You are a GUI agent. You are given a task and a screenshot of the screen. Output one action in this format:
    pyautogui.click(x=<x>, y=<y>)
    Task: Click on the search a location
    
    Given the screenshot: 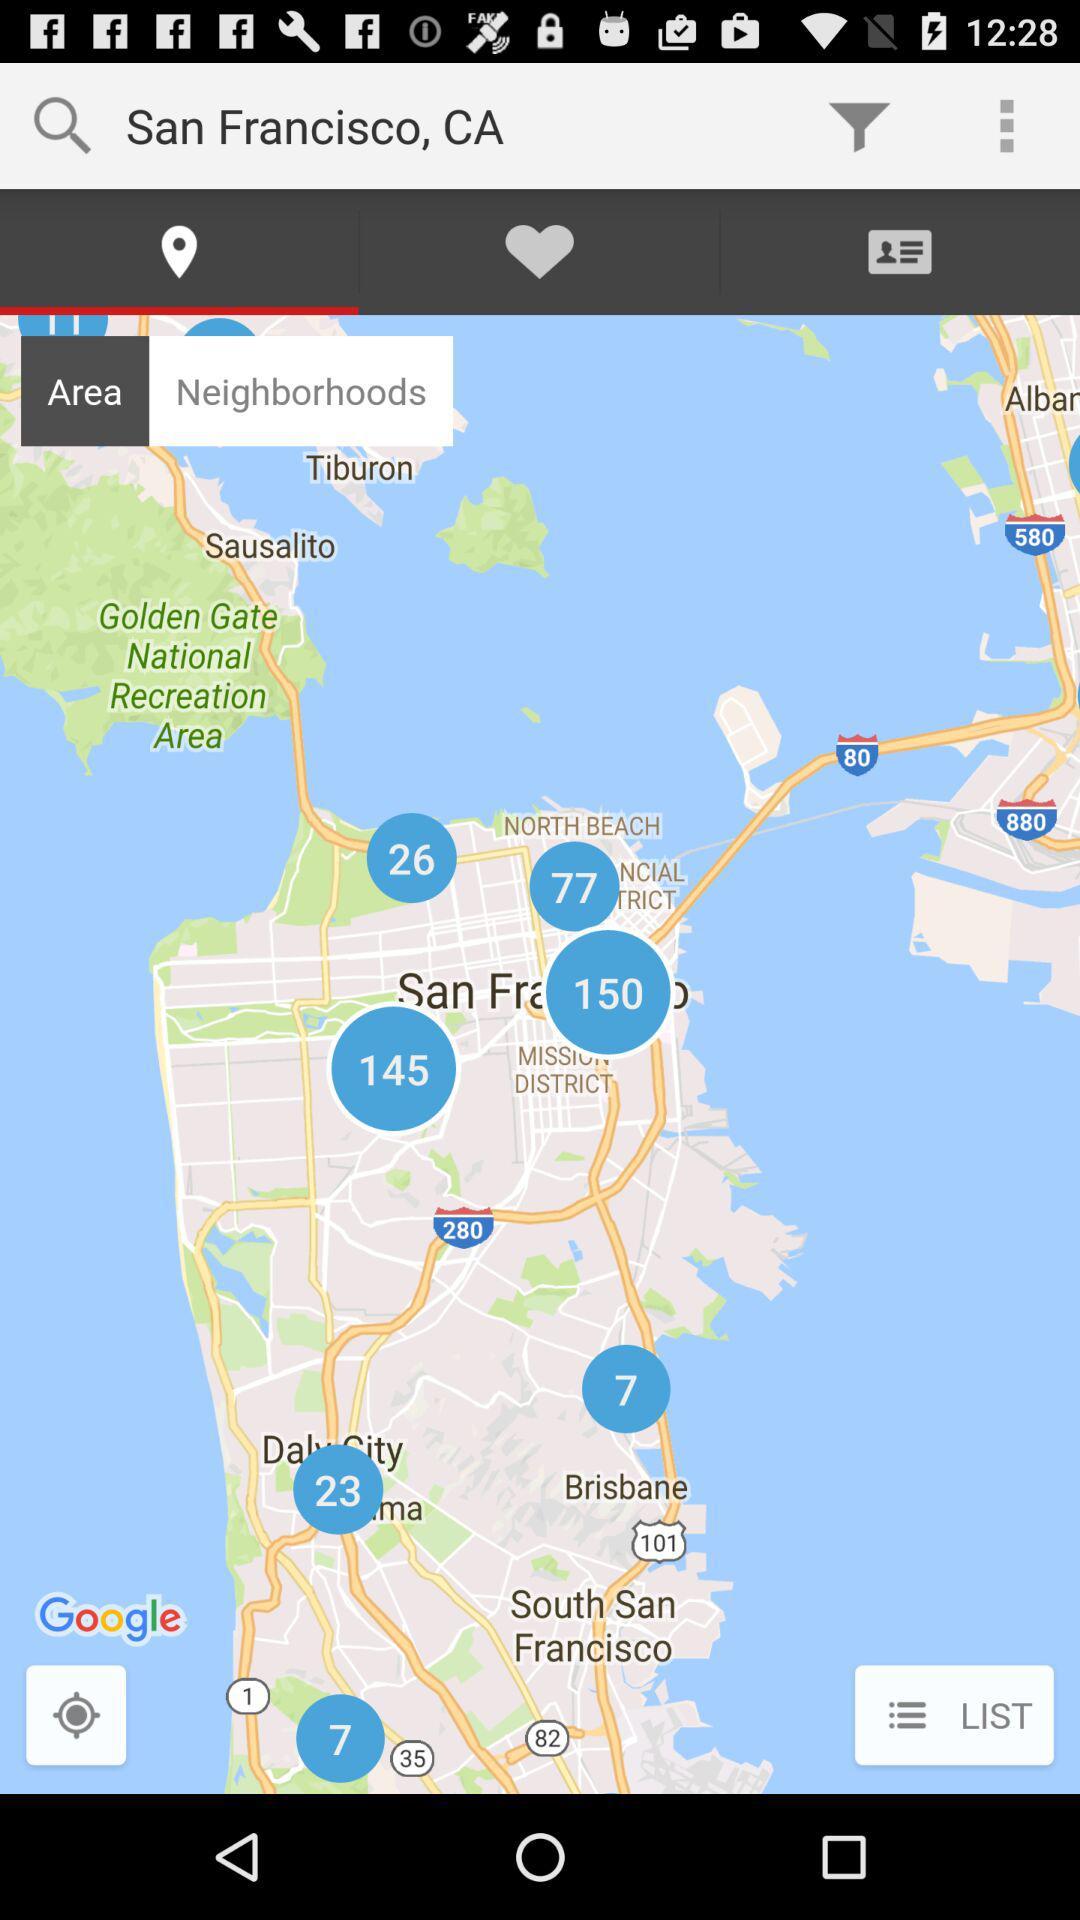 What is the action you would take?
    pyautogui.click(x=75, y=1716)
    